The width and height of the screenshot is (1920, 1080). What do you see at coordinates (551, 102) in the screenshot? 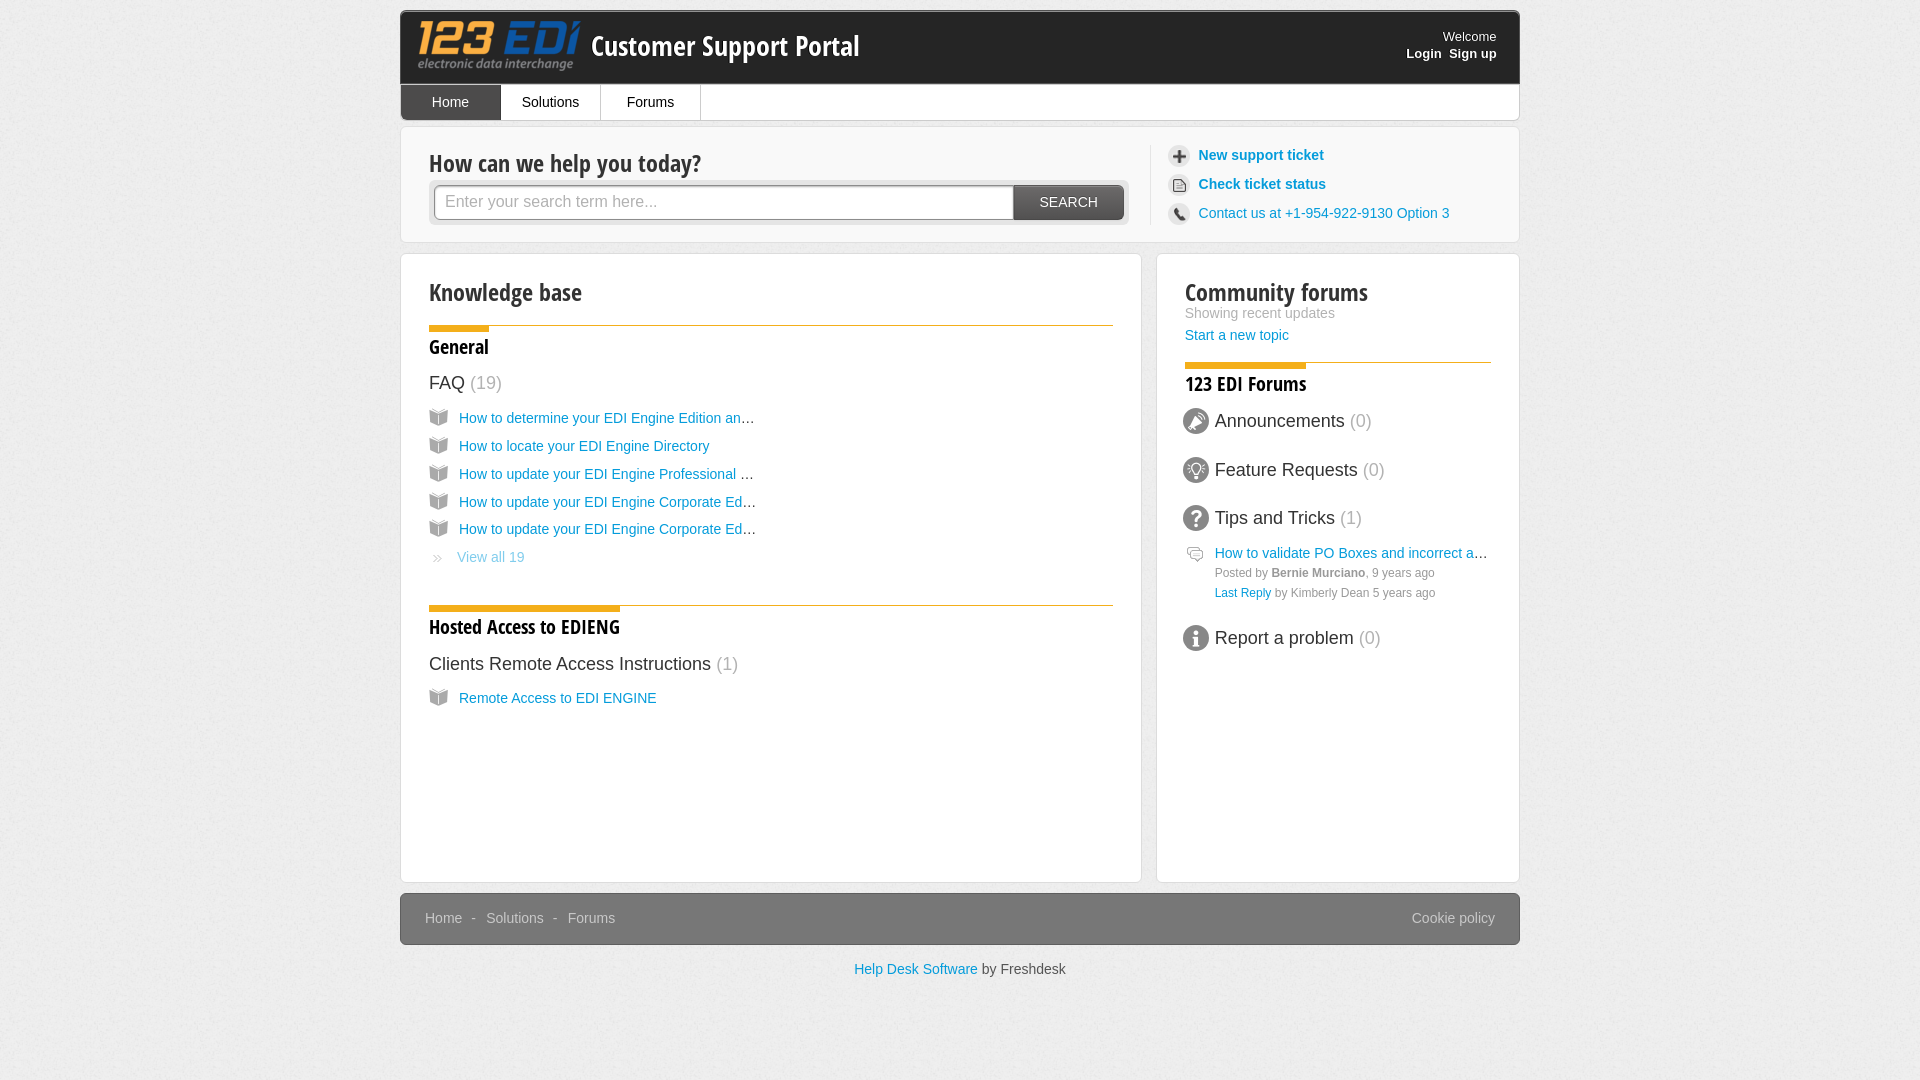
I see `'Solutions'` at bounding box center [551, 102].